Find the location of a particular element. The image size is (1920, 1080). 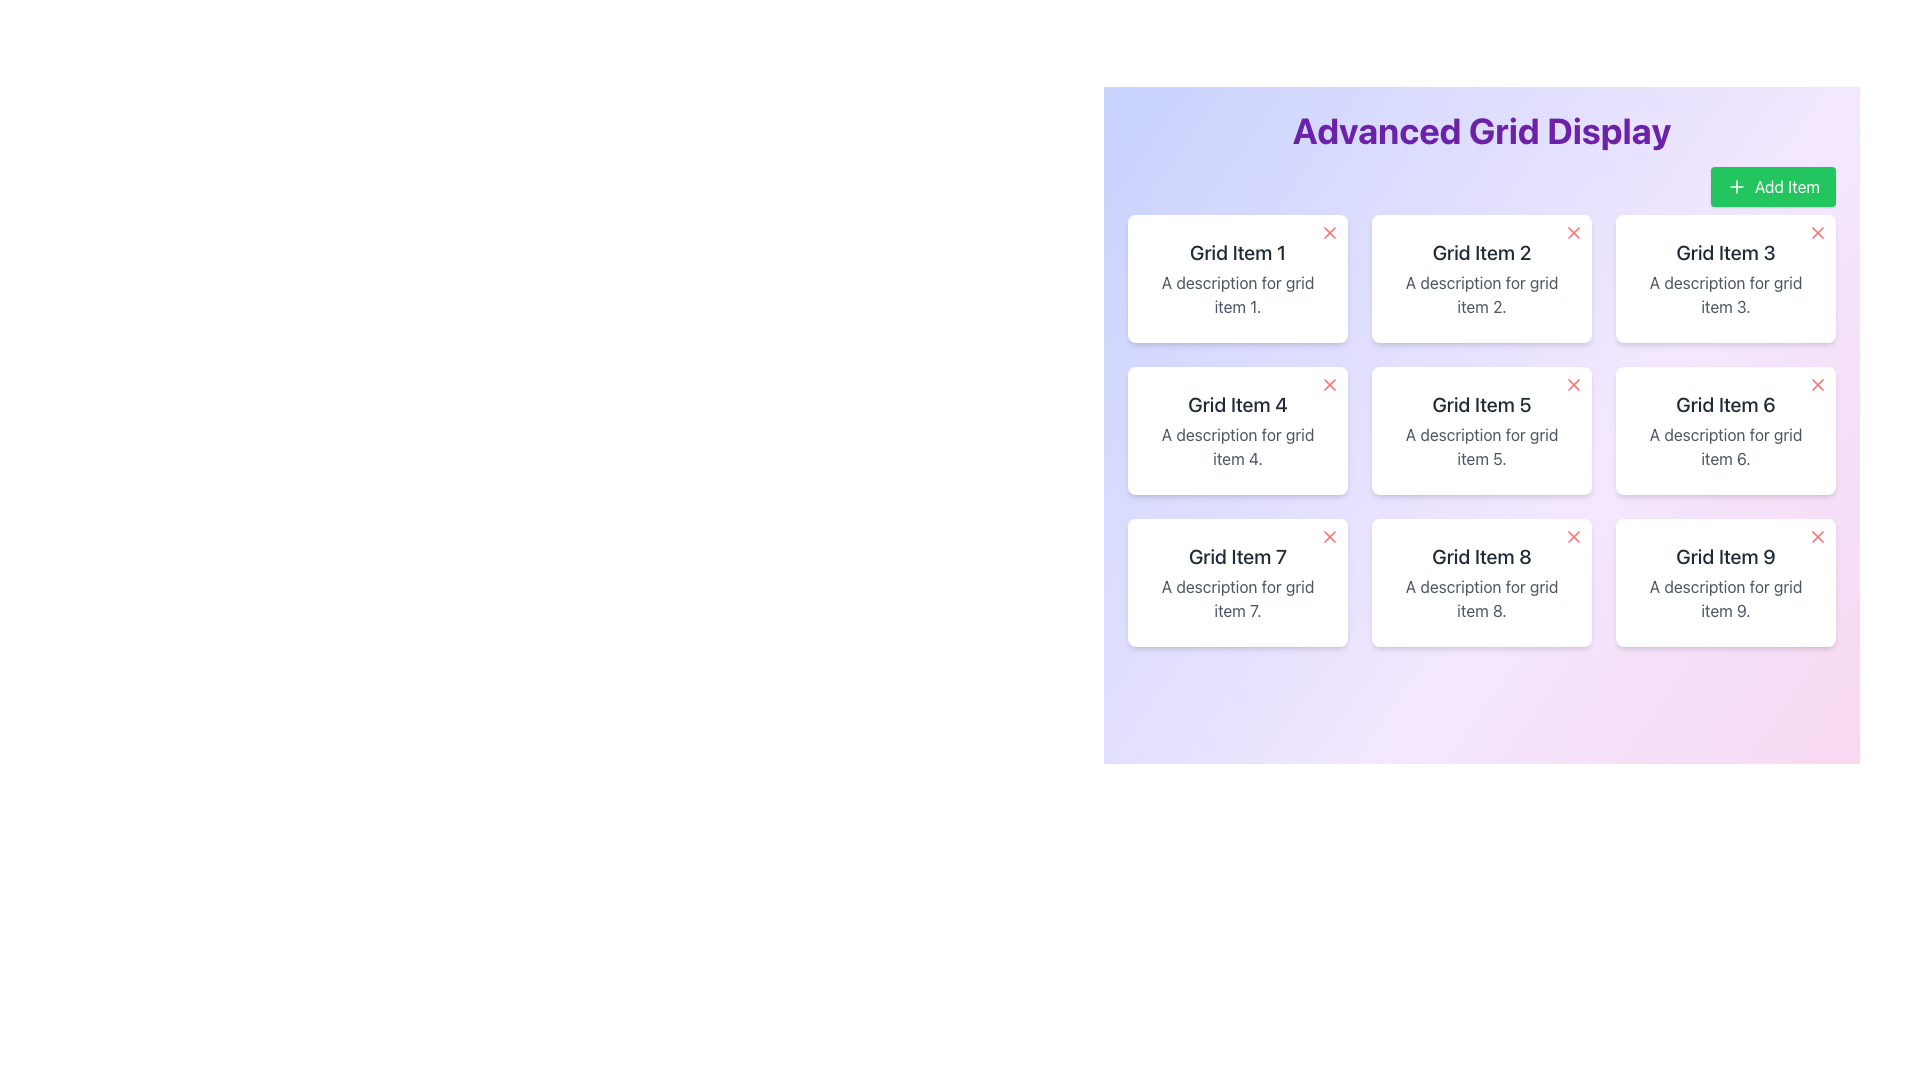

the text label that contains 'A description for grid item 3.' positioned within the panel titled 'Grid Item 3' in the third column of the first row of the grid layout is located at coordinates (1725, 294).